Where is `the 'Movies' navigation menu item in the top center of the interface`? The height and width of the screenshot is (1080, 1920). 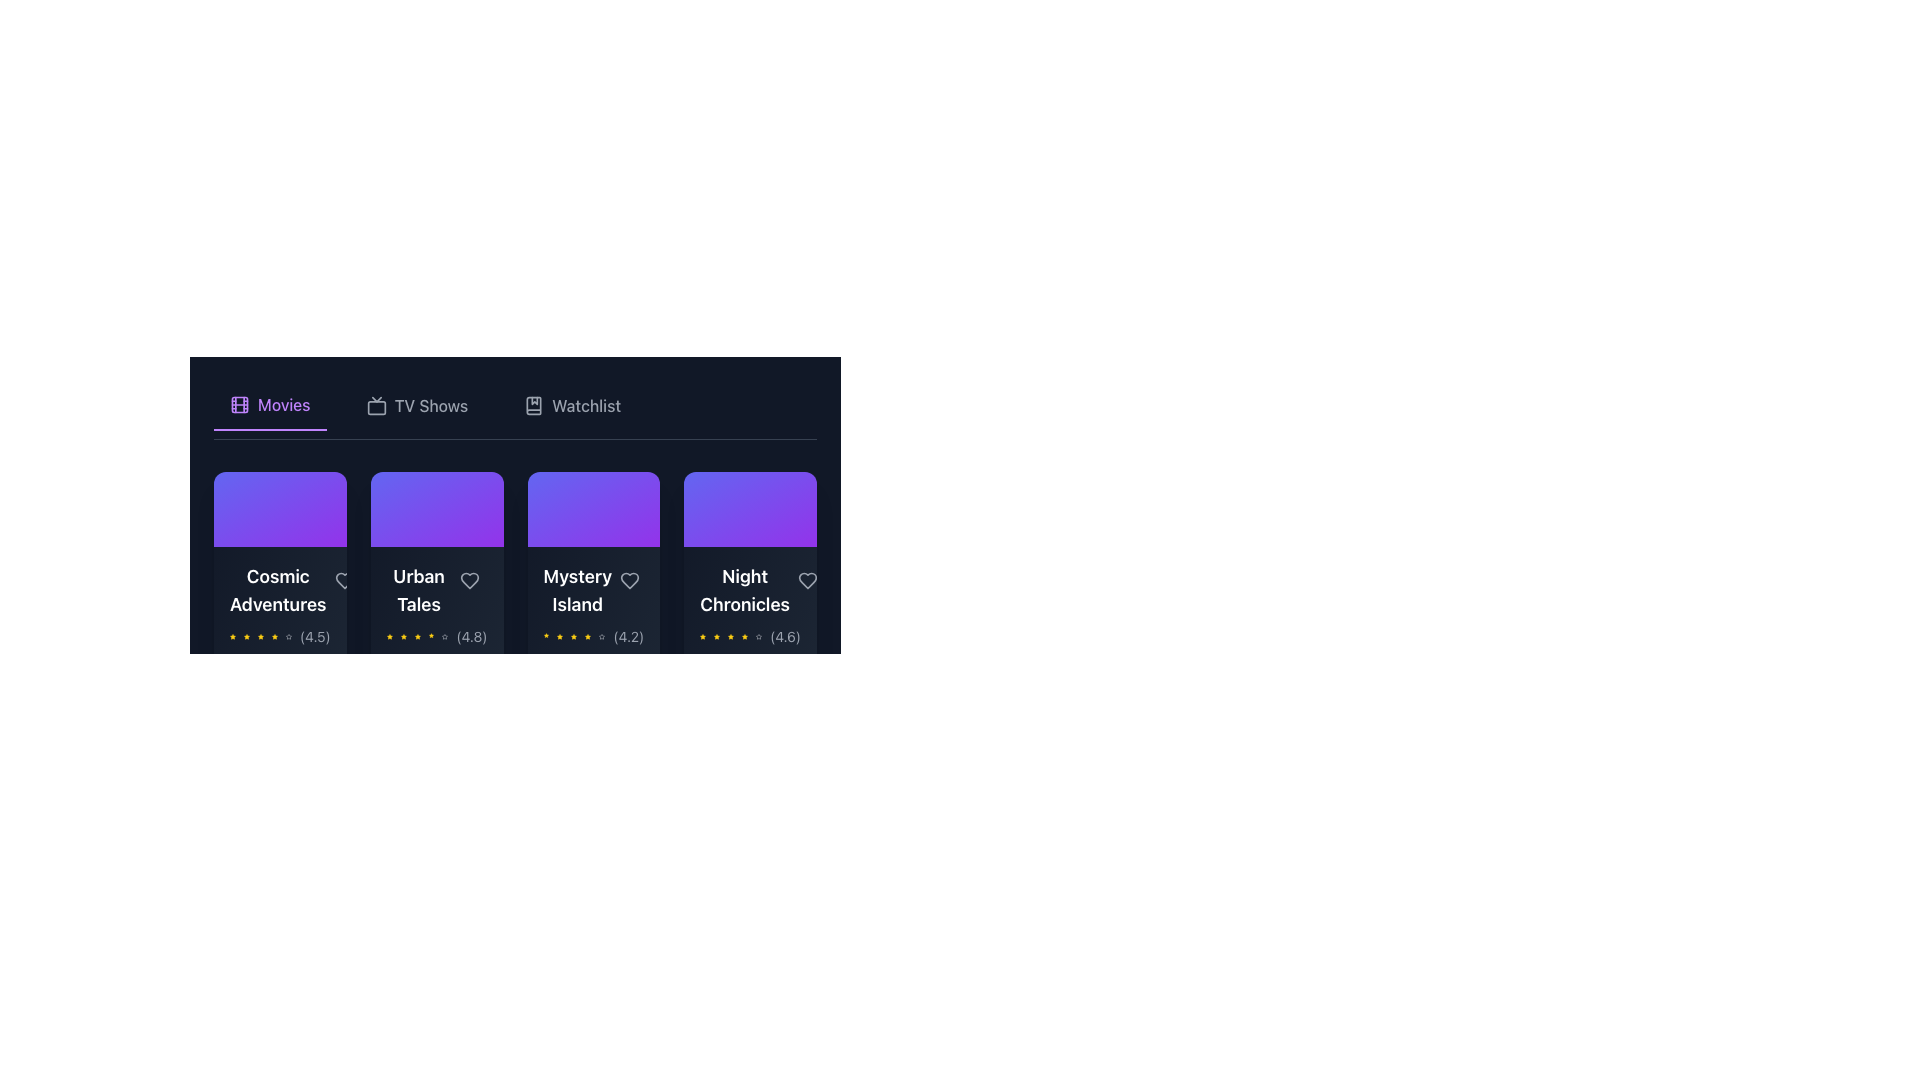
the 'Movies' navigation menu item in the top center of the interface is located at coordinates (269, 405).